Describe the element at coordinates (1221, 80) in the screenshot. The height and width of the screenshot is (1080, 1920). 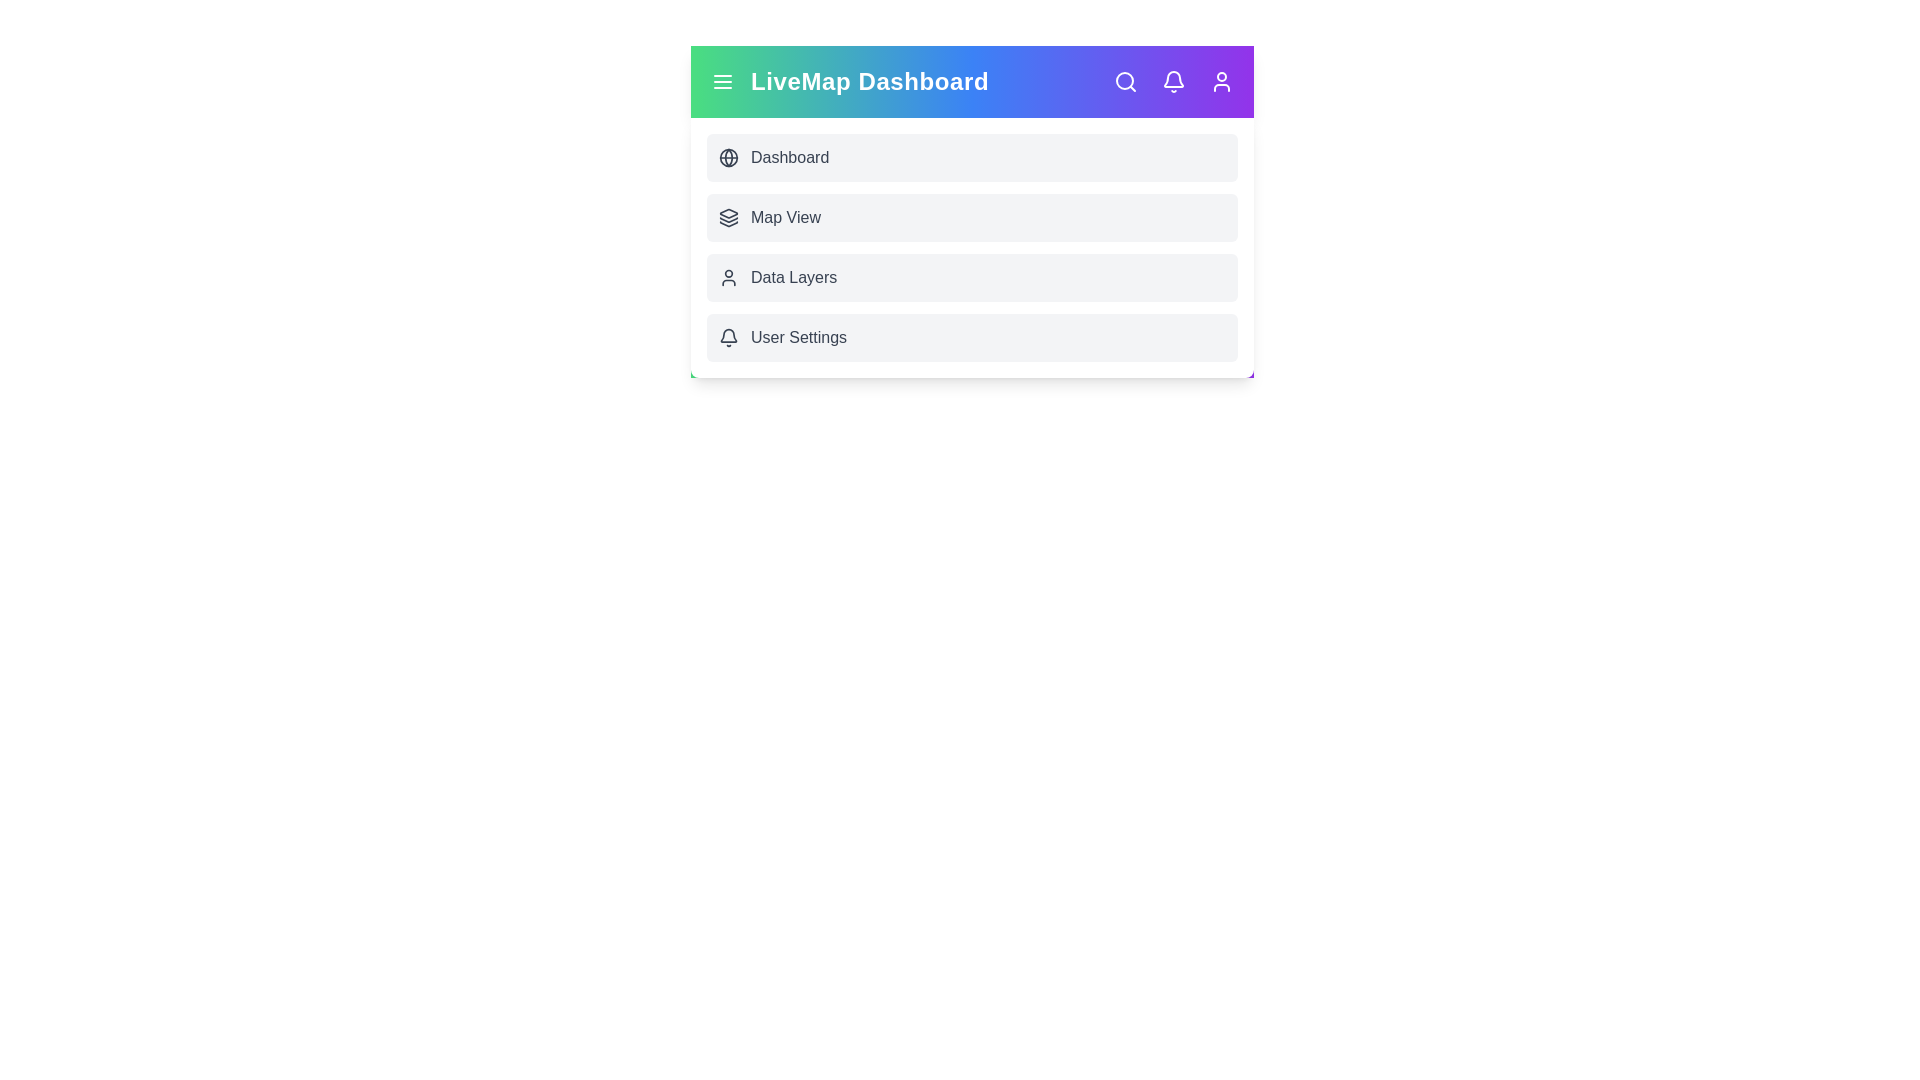
I see `the interactive element Profile Icon to view its visual feedback` at that location.